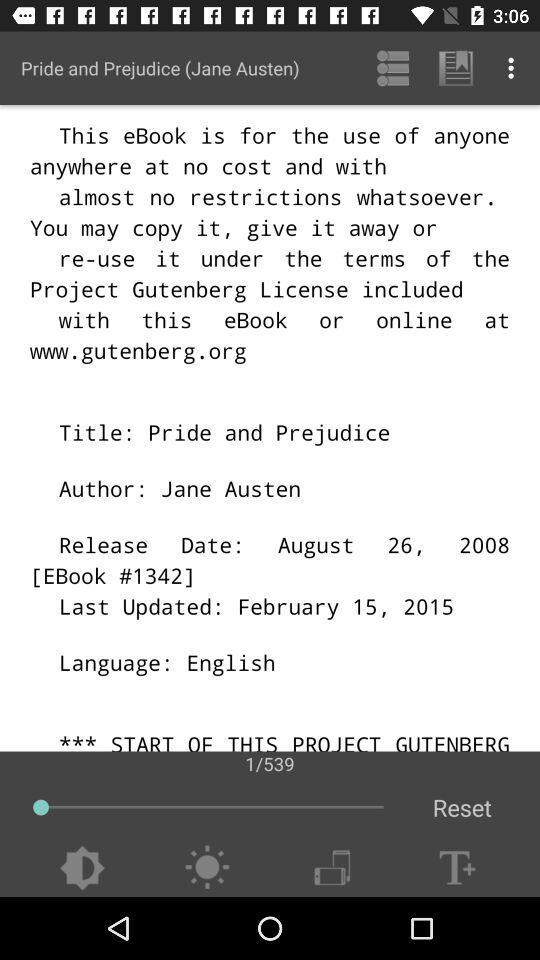 The width and height of the screenshot is (540, 960). Describe the element at coordinates (462, 807) in the screenshot. I see `the reset icon` at that location.